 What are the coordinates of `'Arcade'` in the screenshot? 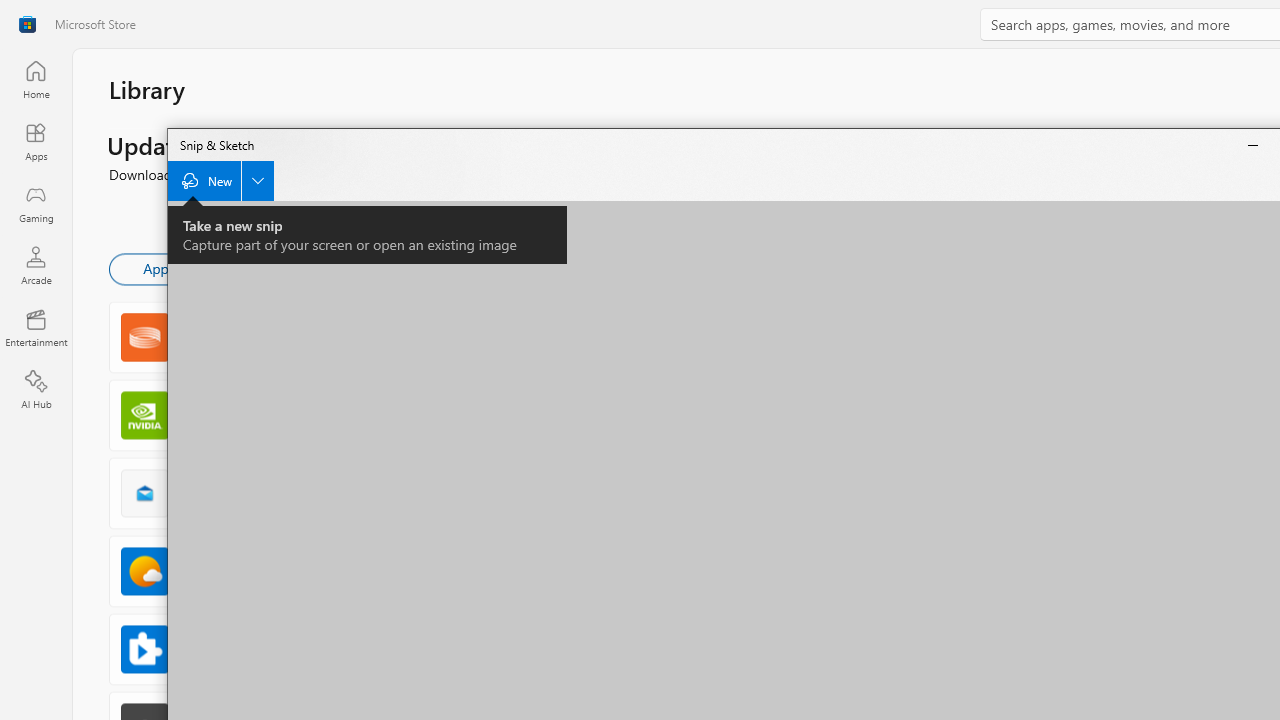 It's located at (35, 264).